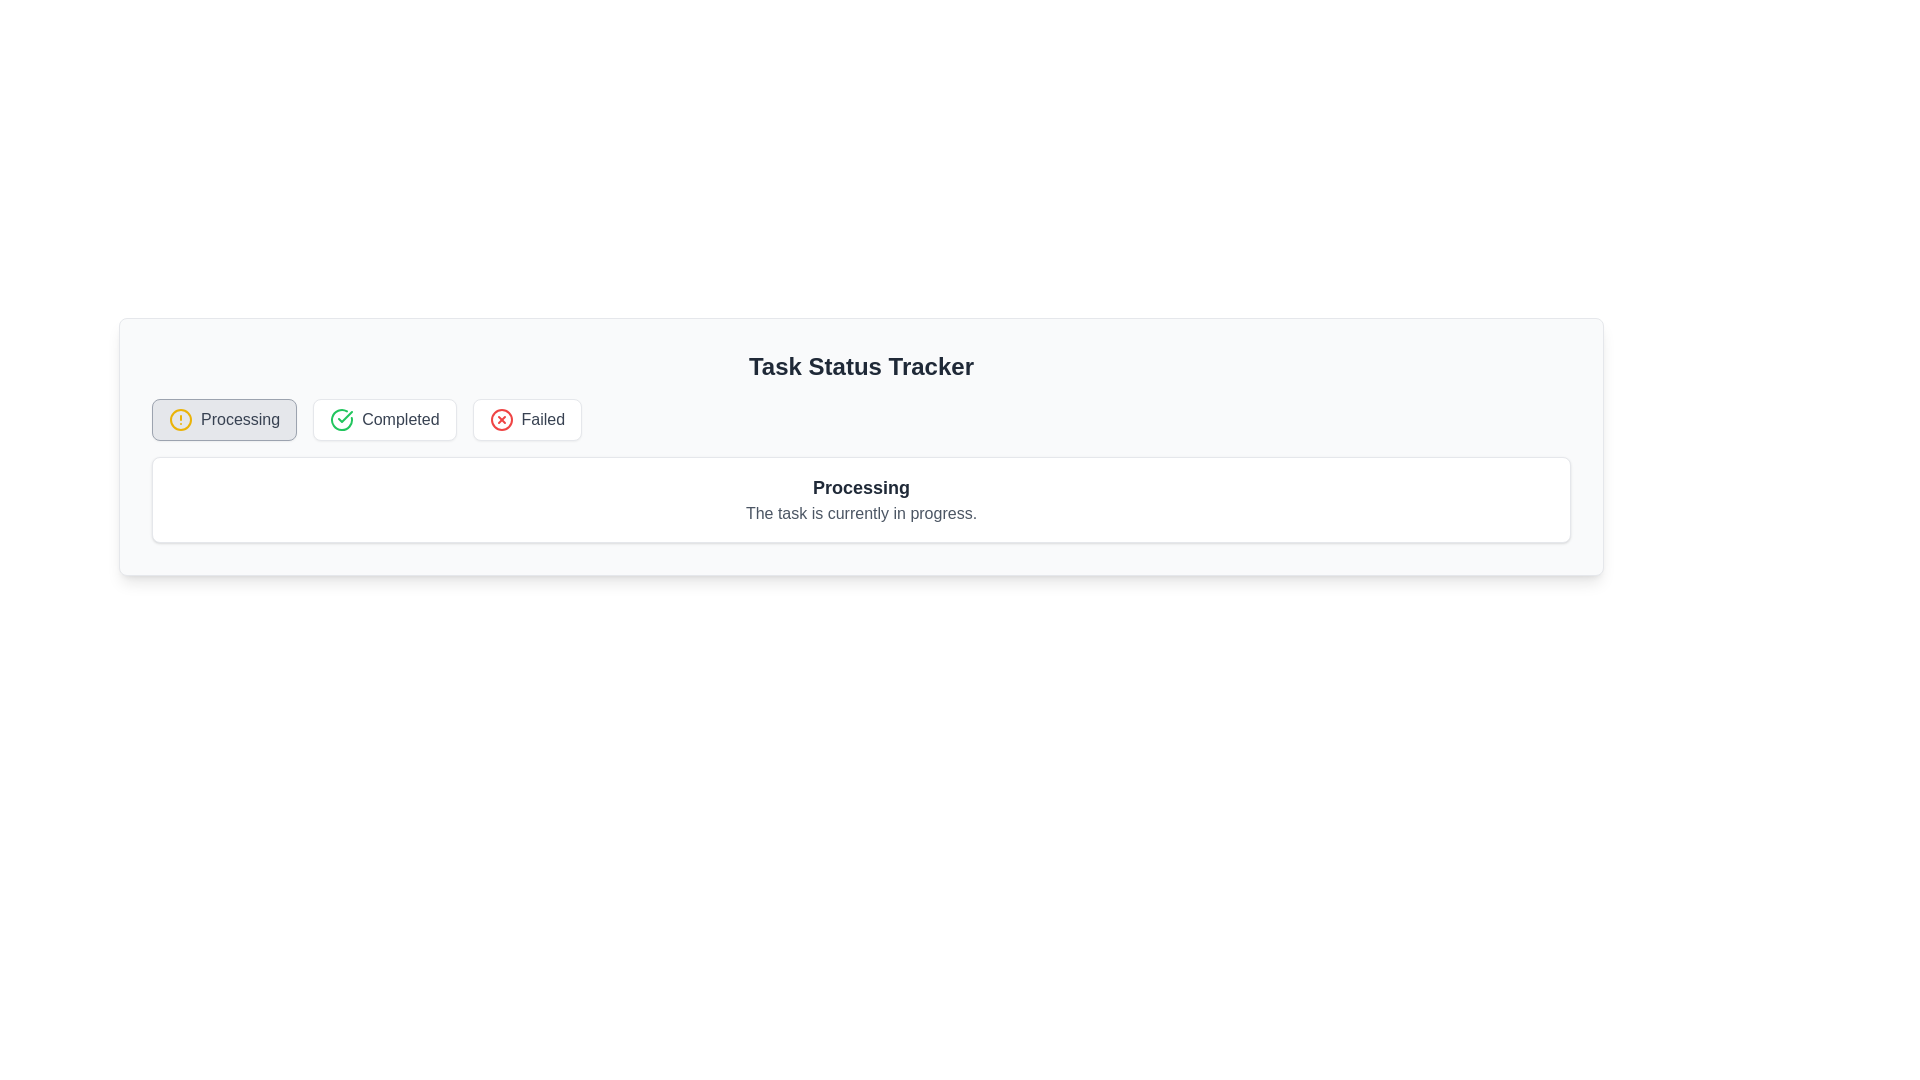  Describe the element at coordinates (384, 419) in the screenshot. I see `the 'Completed' button, which is the second option in a horizontal list of three buttons` at that location.